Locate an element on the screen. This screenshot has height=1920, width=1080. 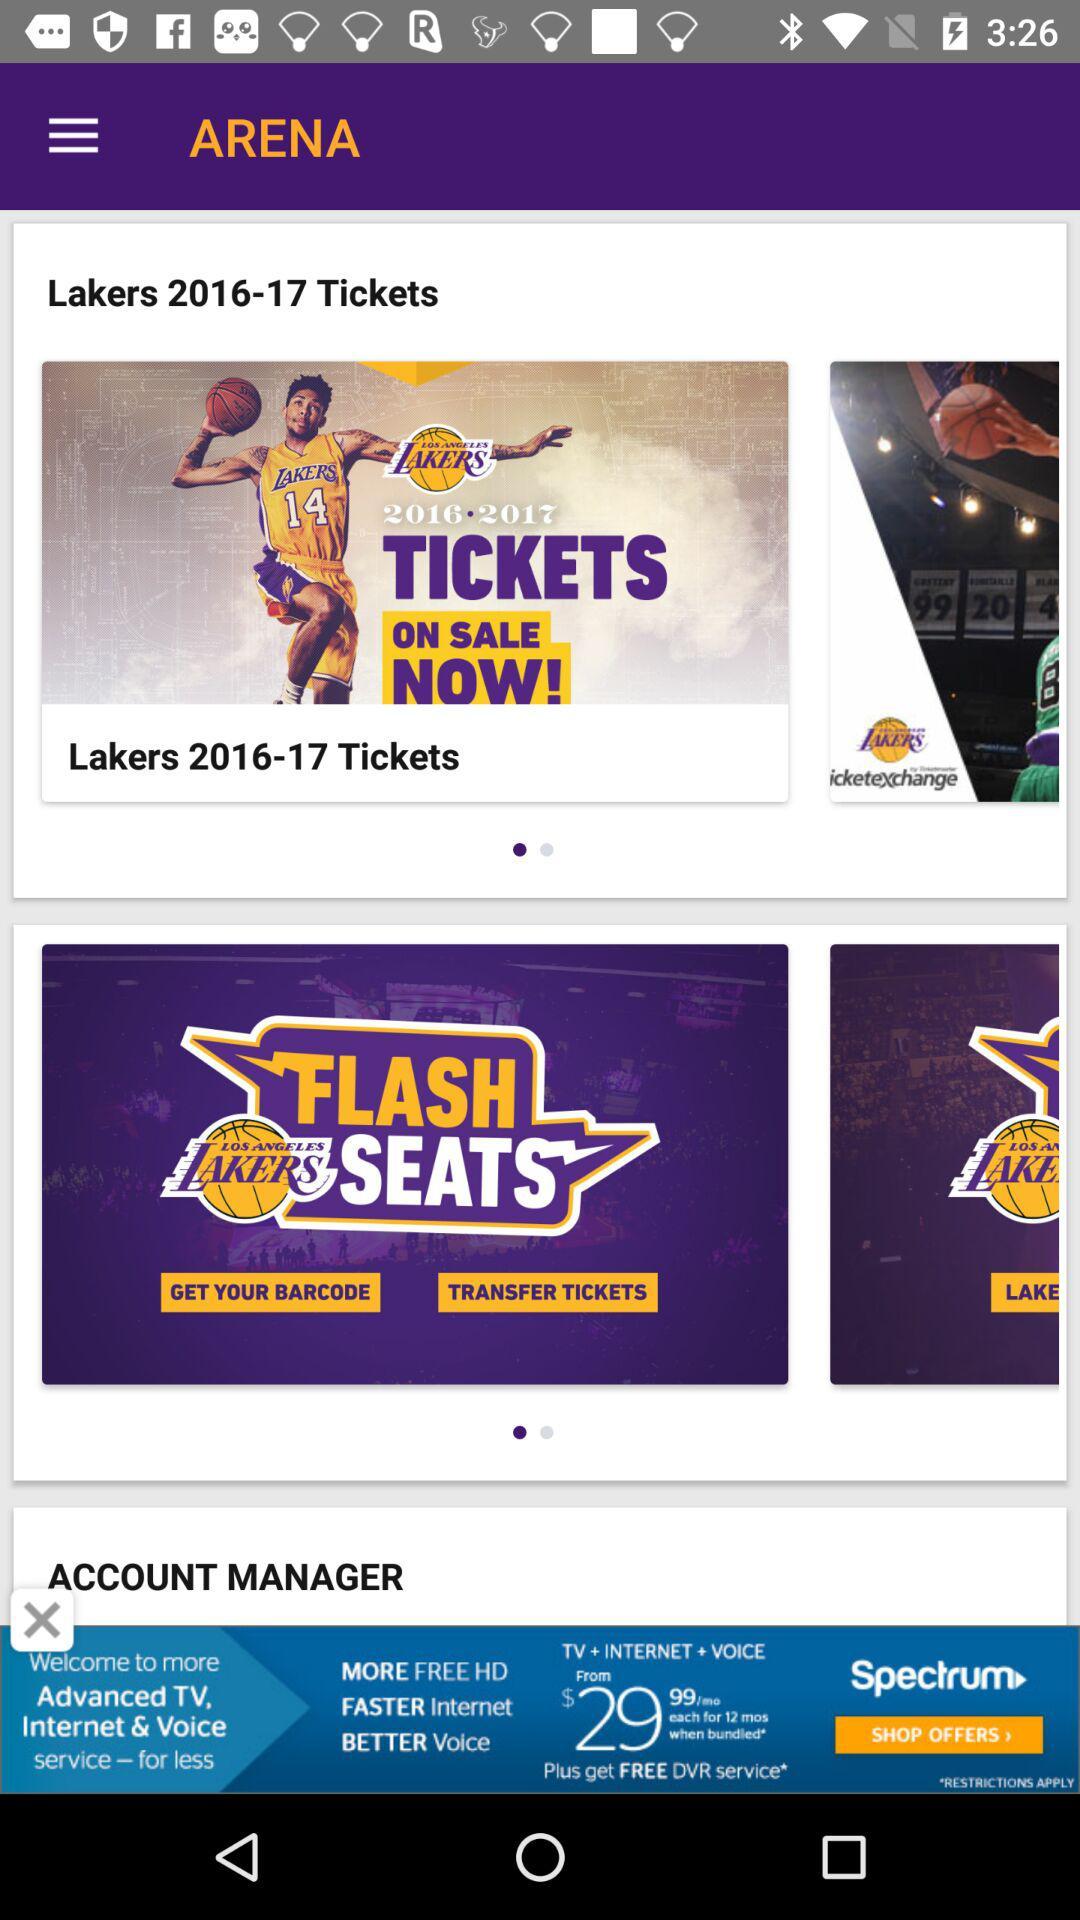
icon next to the arena item is located at coordinates (72, 135).